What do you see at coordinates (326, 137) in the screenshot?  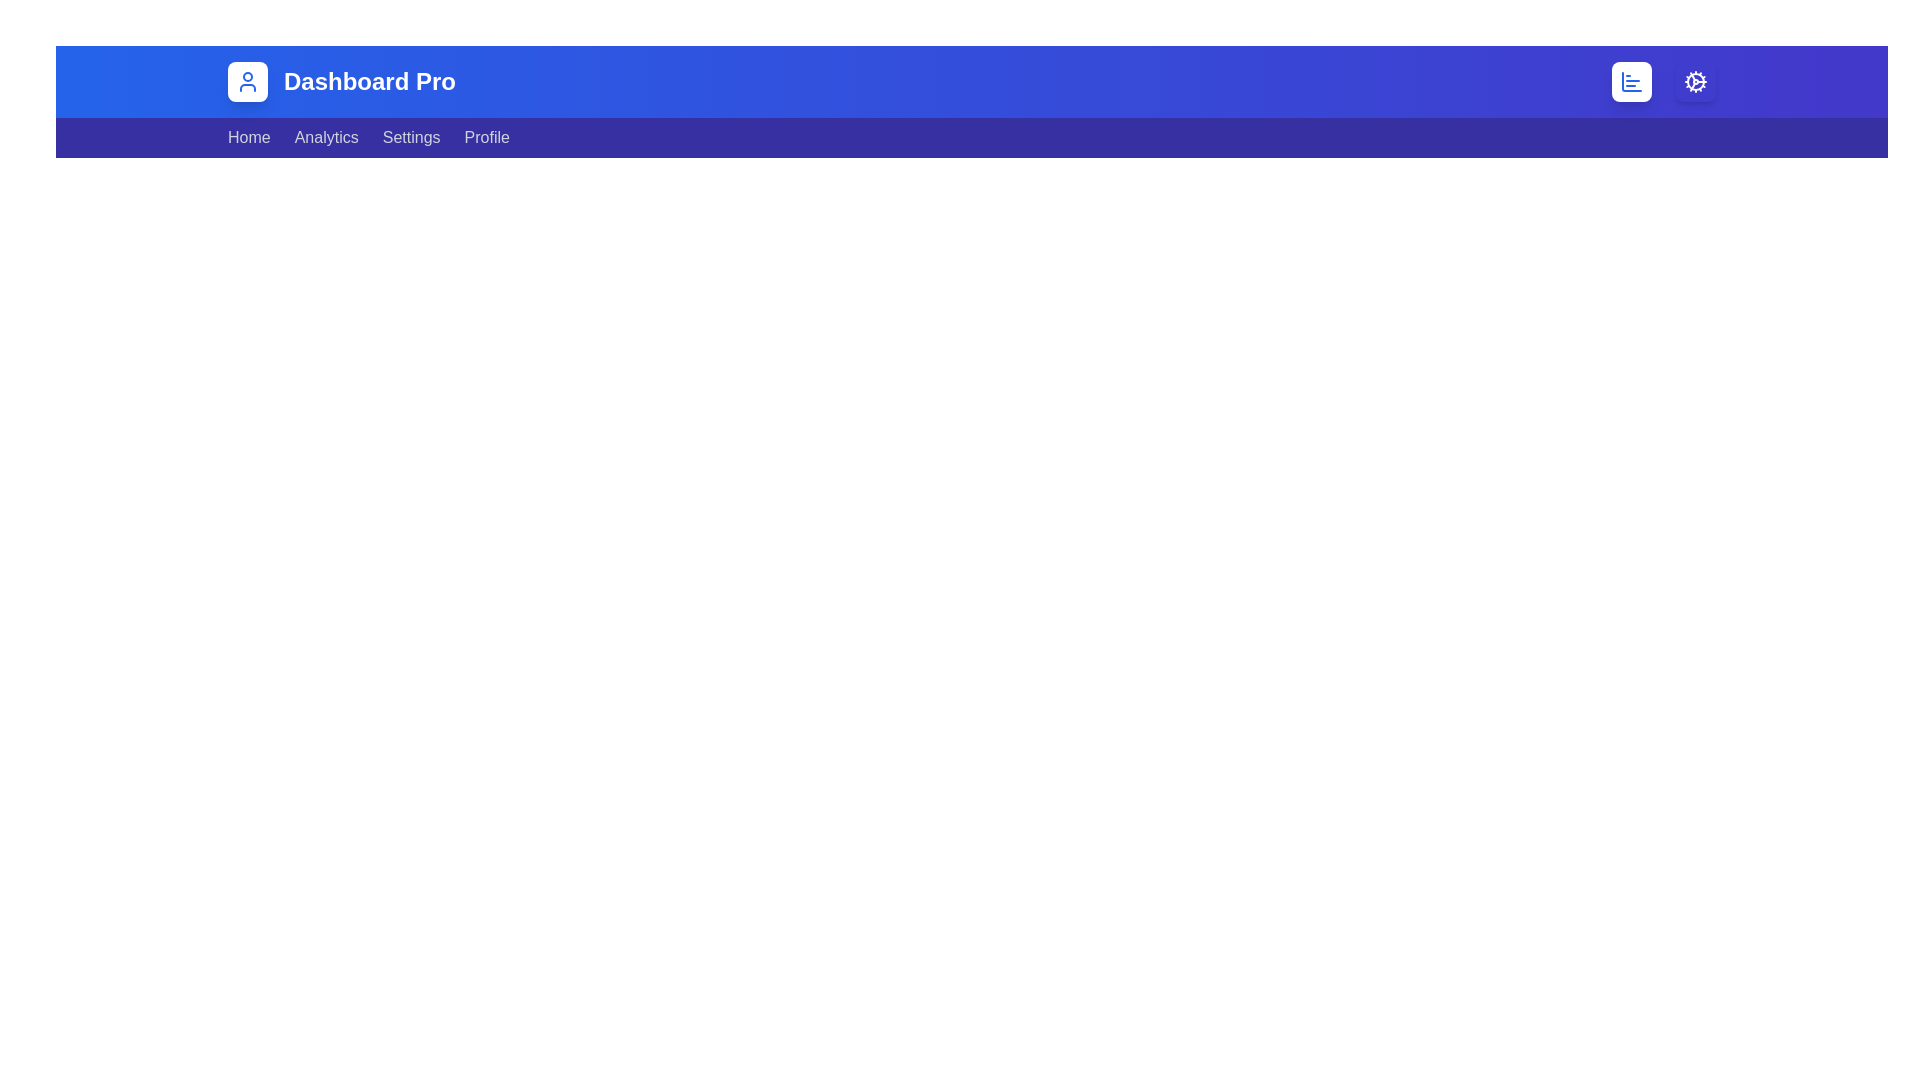 I see `the Analytics navigation bar item` at bounding box center [326, 137].